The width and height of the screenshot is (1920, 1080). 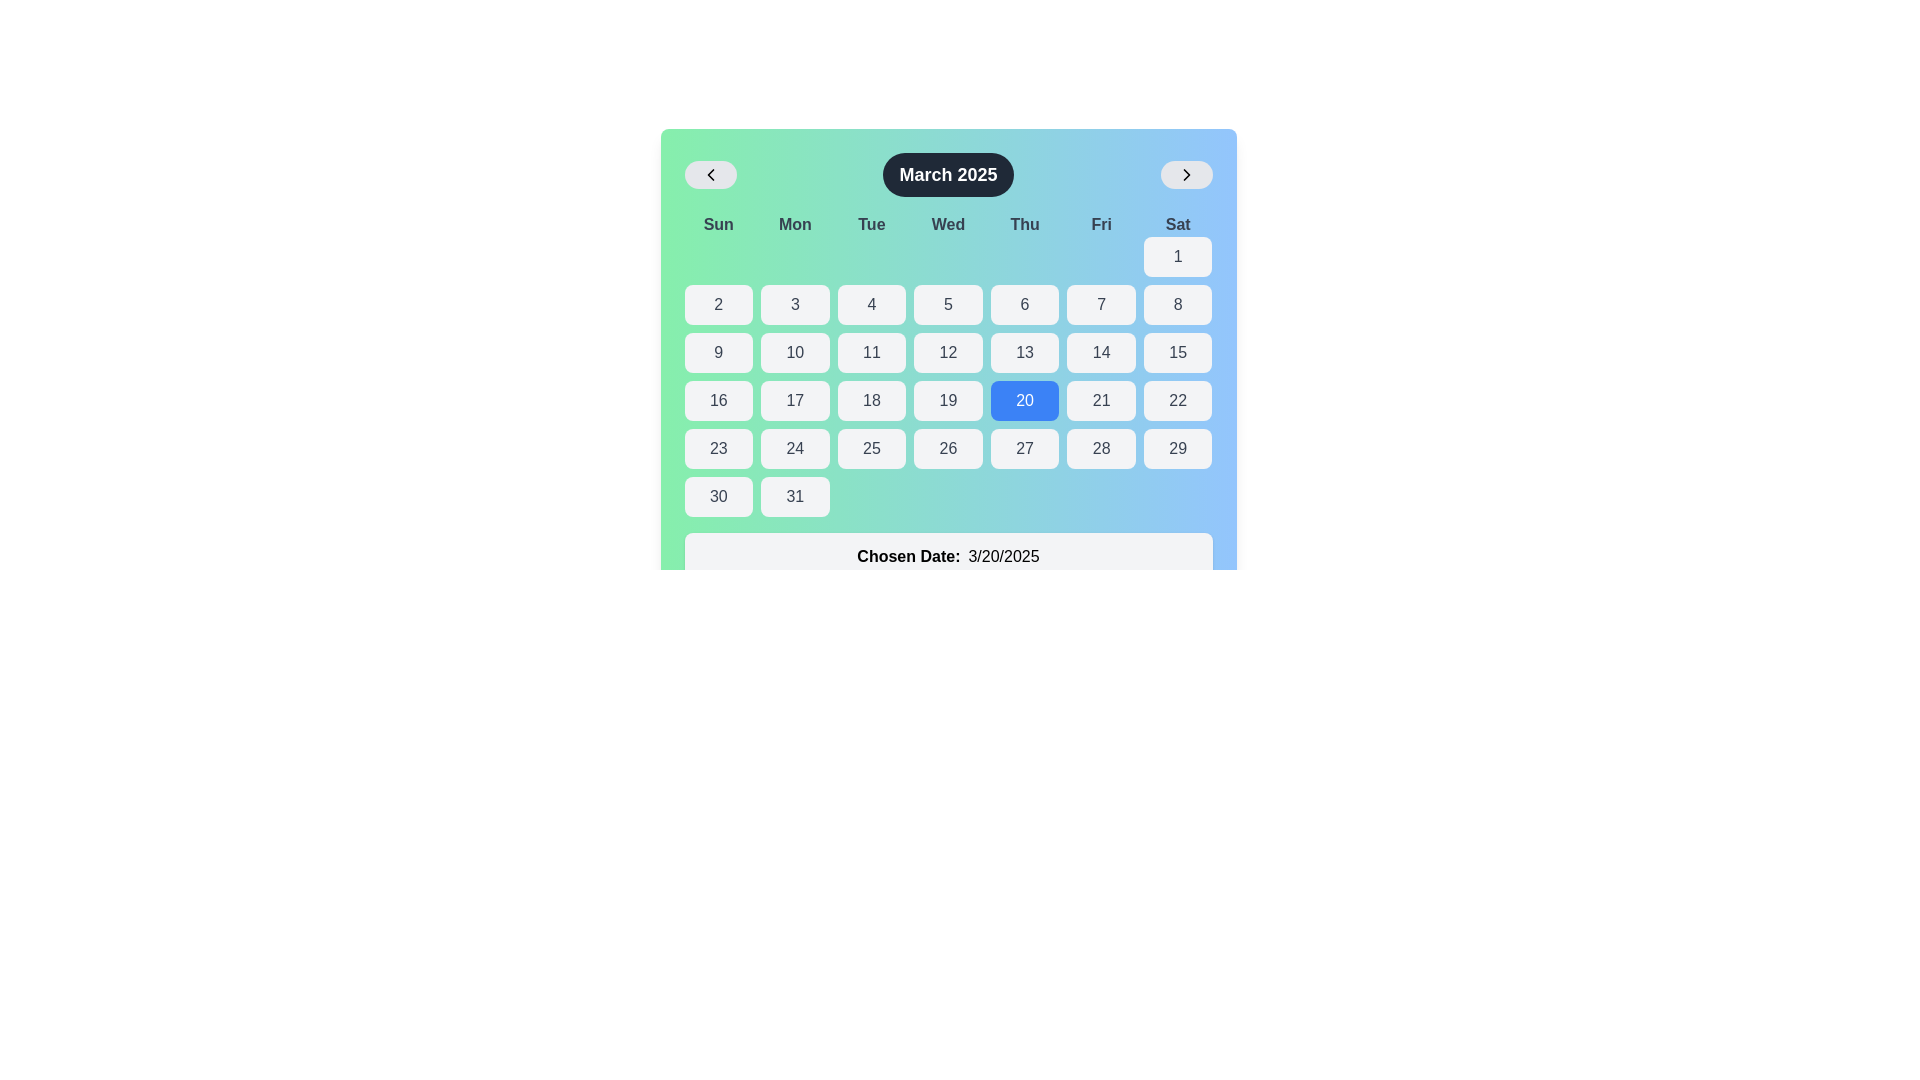 I want to click on the button representing the 31st day in the calendar interface, positioned at the bottom-right corner of the 7x6 grid layout, so click(x=794, y=496).